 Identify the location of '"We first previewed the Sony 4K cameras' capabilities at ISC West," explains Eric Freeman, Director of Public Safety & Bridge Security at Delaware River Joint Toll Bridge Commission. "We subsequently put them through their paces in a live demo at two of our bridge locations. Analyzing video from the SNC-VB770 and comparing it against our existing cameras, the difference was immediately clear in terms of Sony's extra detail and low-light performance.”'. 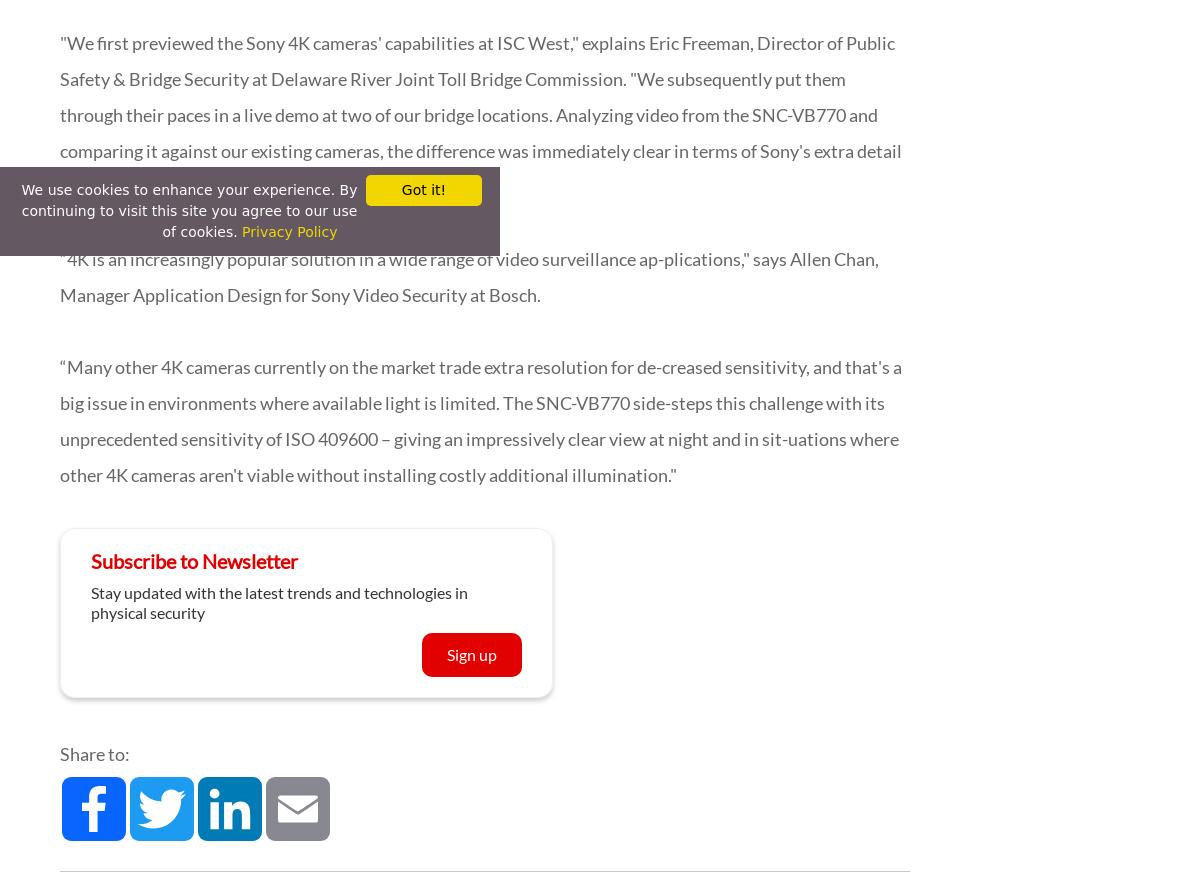
(479, 115).